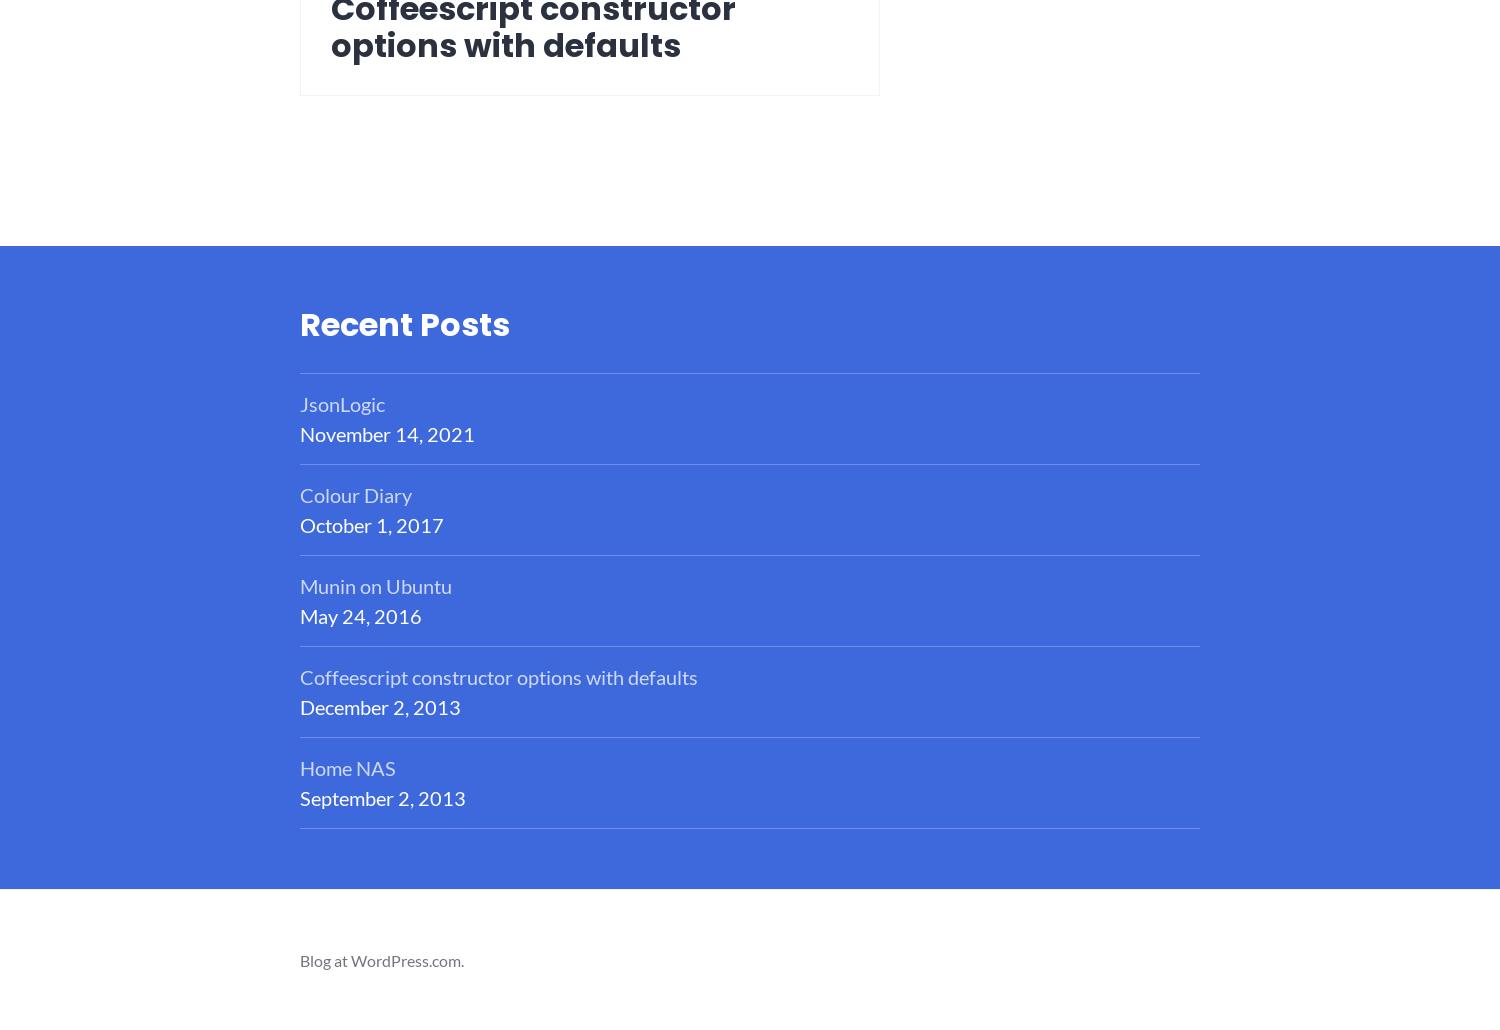  I want to click on 'JsonLogic', so click(341, 403).